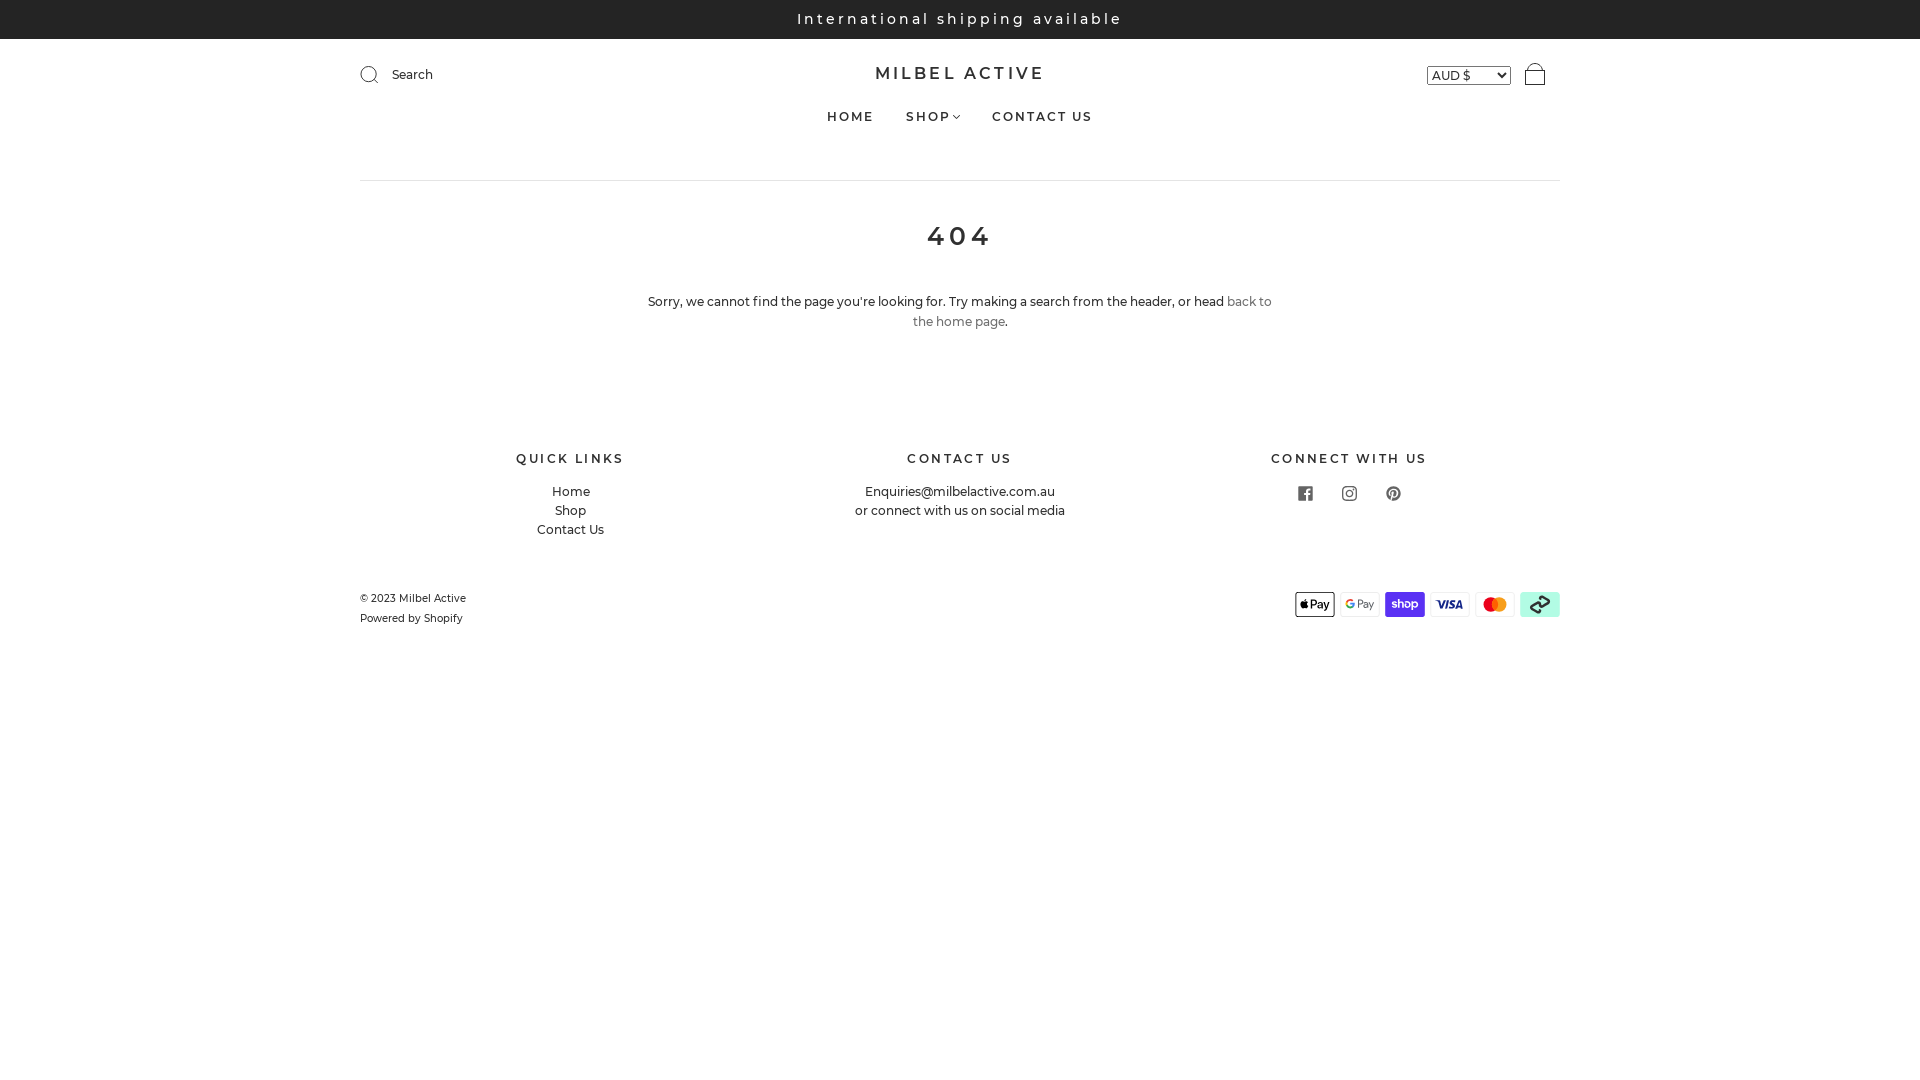  What do you see at coordinates (1090, 311) in the screenshot?
I see `'back to the home page'` at bounding box center [1090, 311].